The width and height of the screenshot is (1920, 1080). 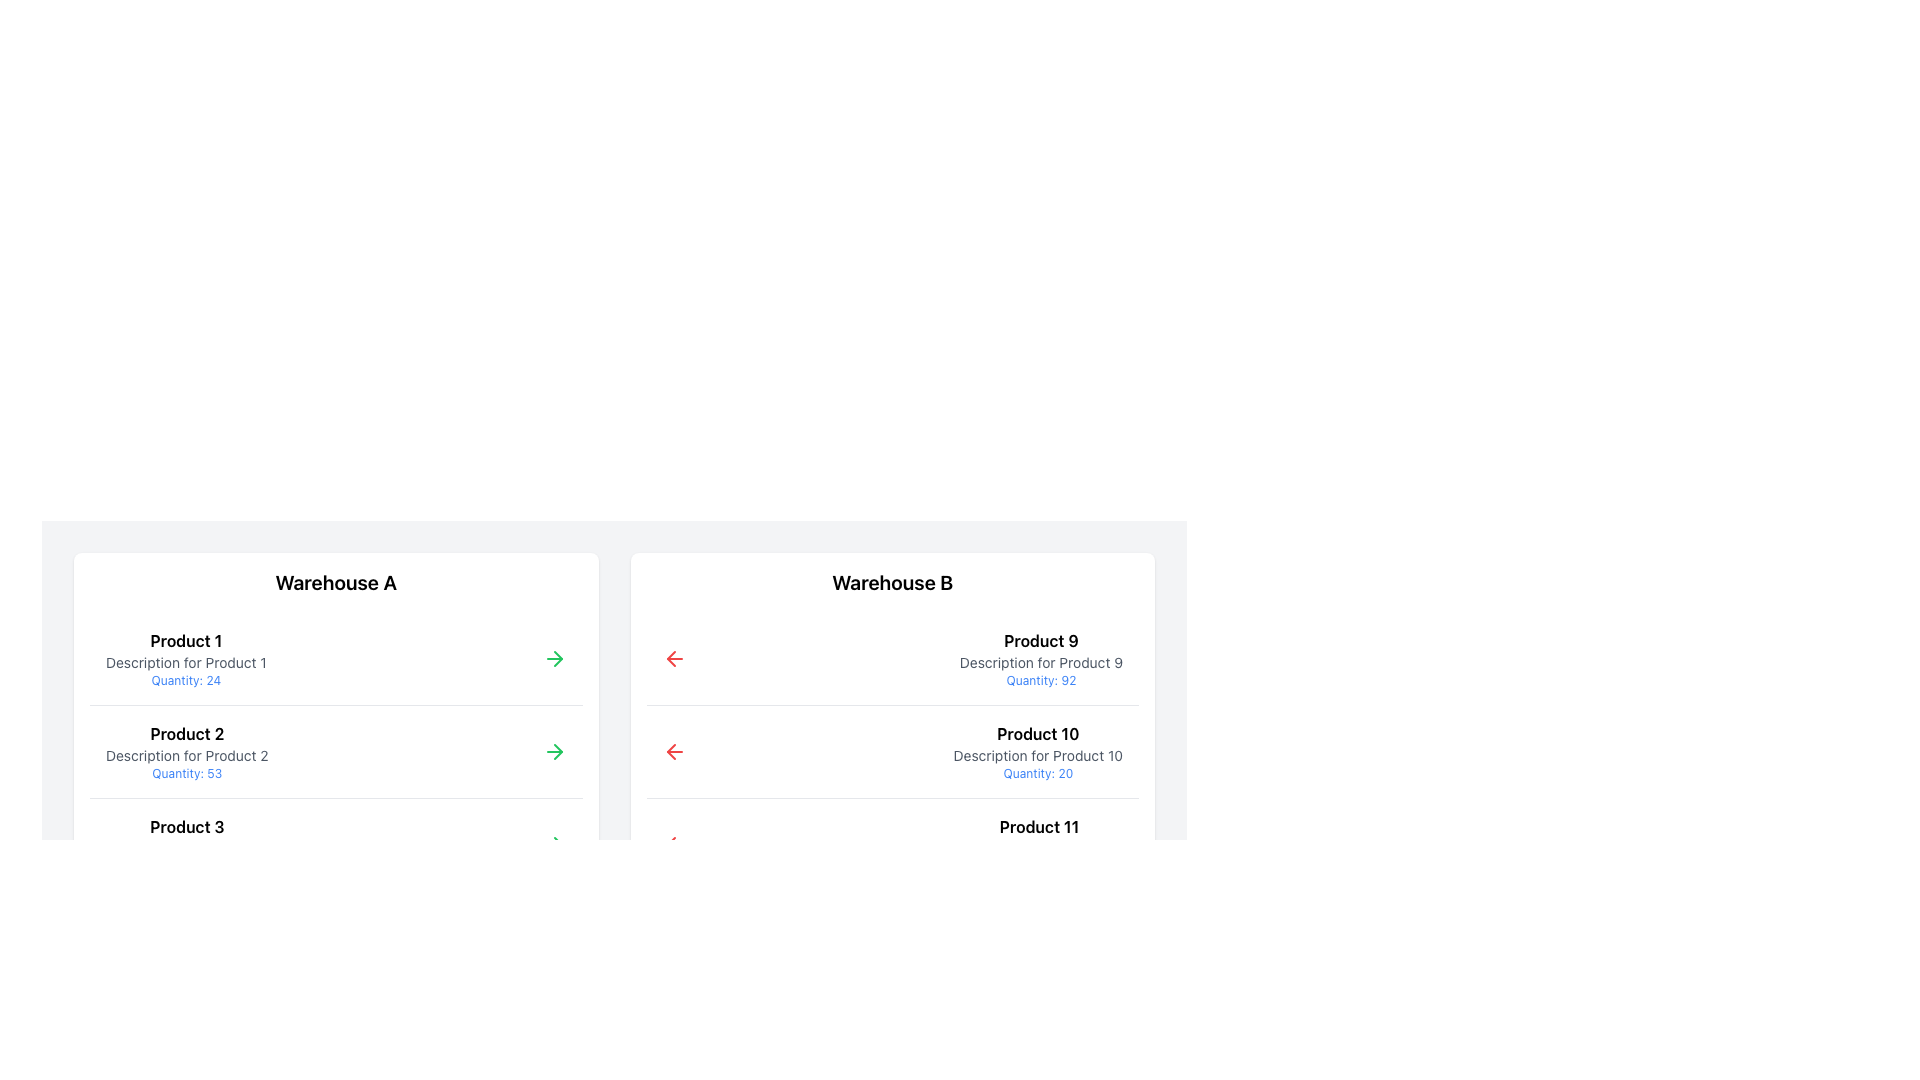 I want to click on the navigational icon in the upper-left section of the 'Warehouse B' product details for 'Product 9', so click(x=674, y=659).